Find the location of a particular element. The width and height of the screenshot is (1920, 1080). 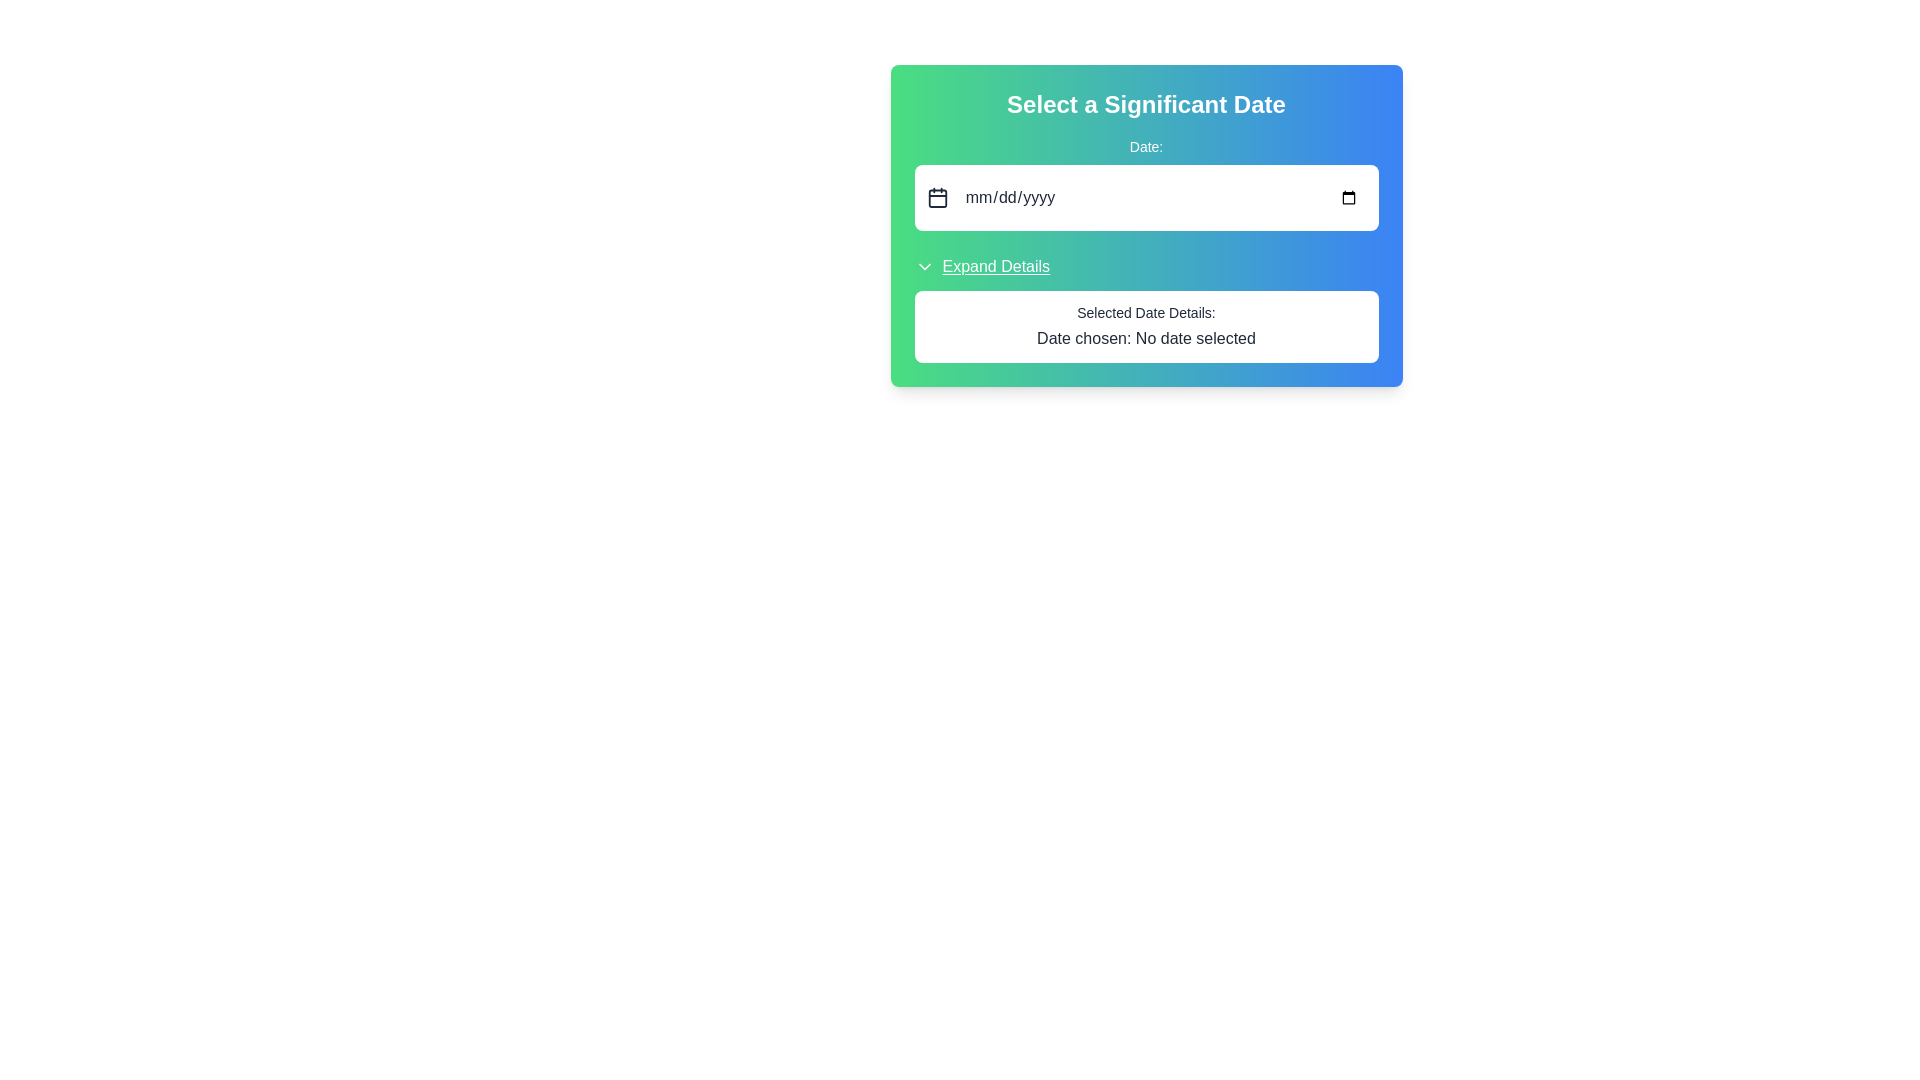

text from the informational text box that displays 'Selected Date Details:' and 'Date chosen: No date selected' is located at coordinates (1146, 308).